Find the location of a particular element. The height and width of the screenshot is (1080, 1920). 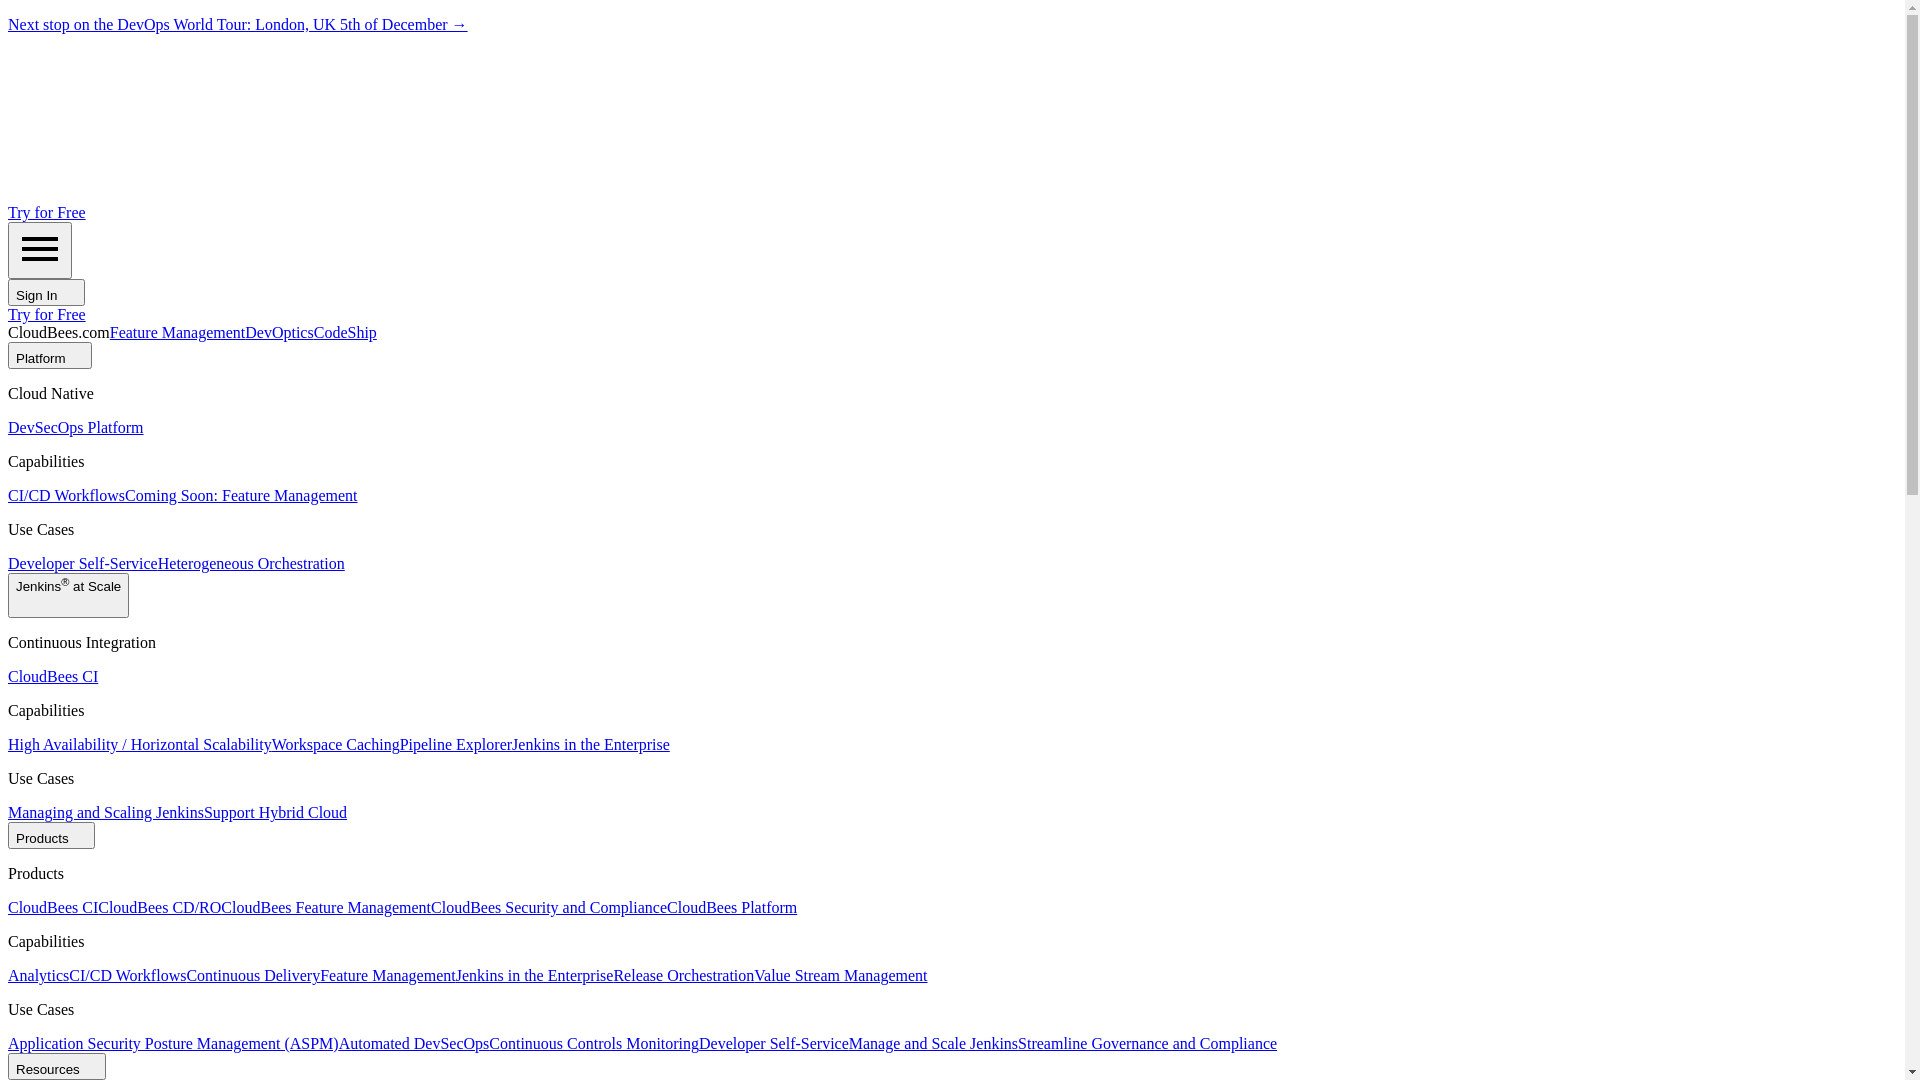

'CloudBees Security and Compliance' is located at coordinates (430, 907).